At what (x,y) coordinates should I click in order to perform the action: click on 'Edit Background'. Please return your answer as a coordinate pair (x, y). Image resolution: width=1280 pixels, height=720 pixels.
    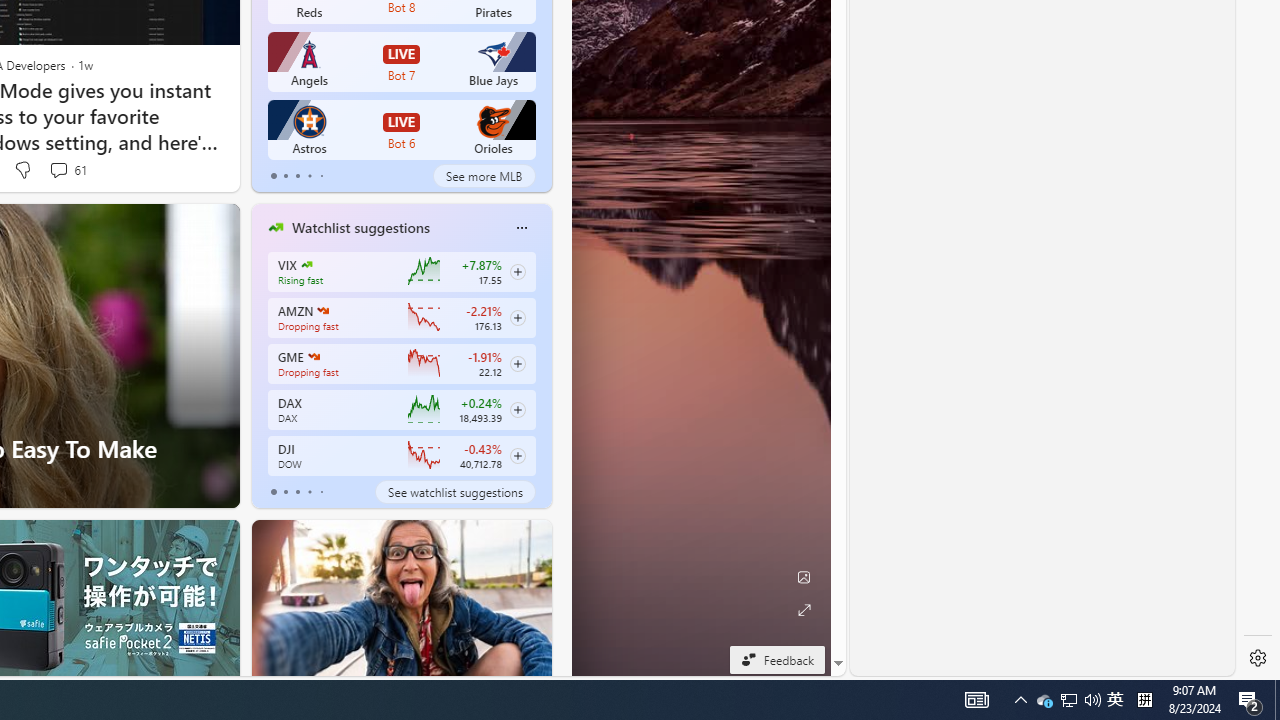
    Looking at the image, I should click on (803, 577).